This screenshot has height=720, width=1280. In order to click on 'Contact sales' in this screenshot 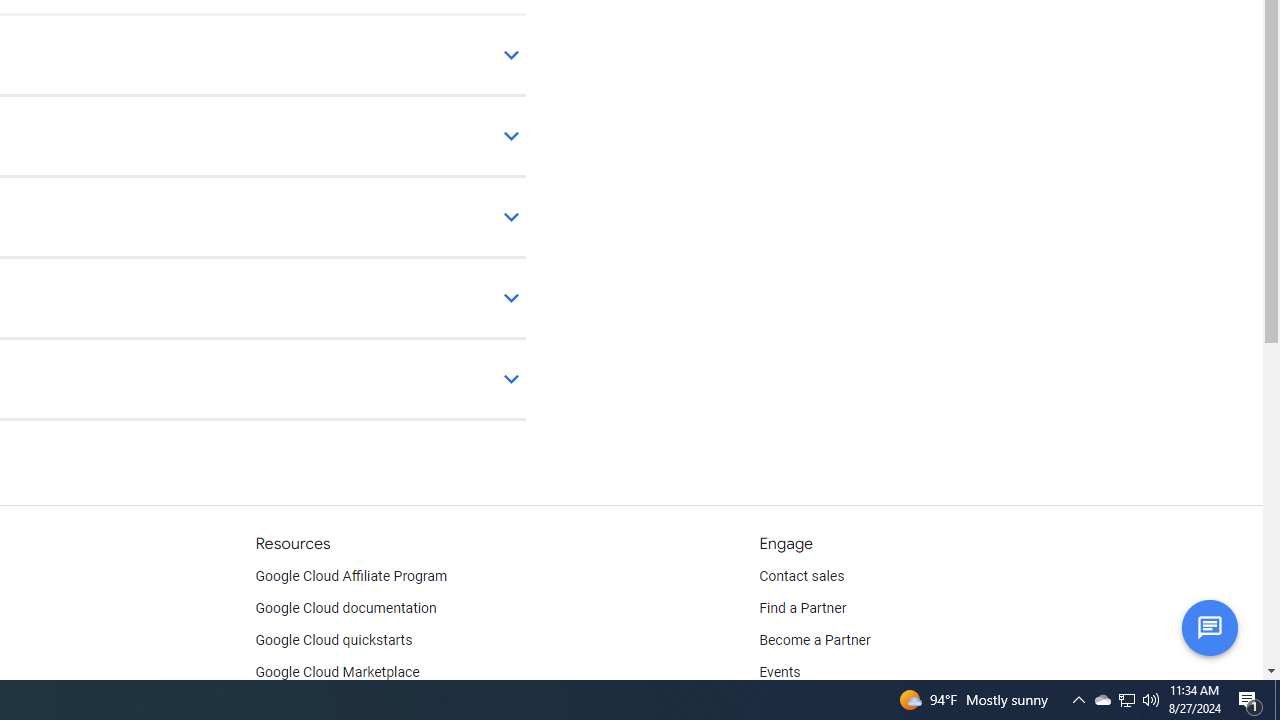, I will do `click(801, 577)`.